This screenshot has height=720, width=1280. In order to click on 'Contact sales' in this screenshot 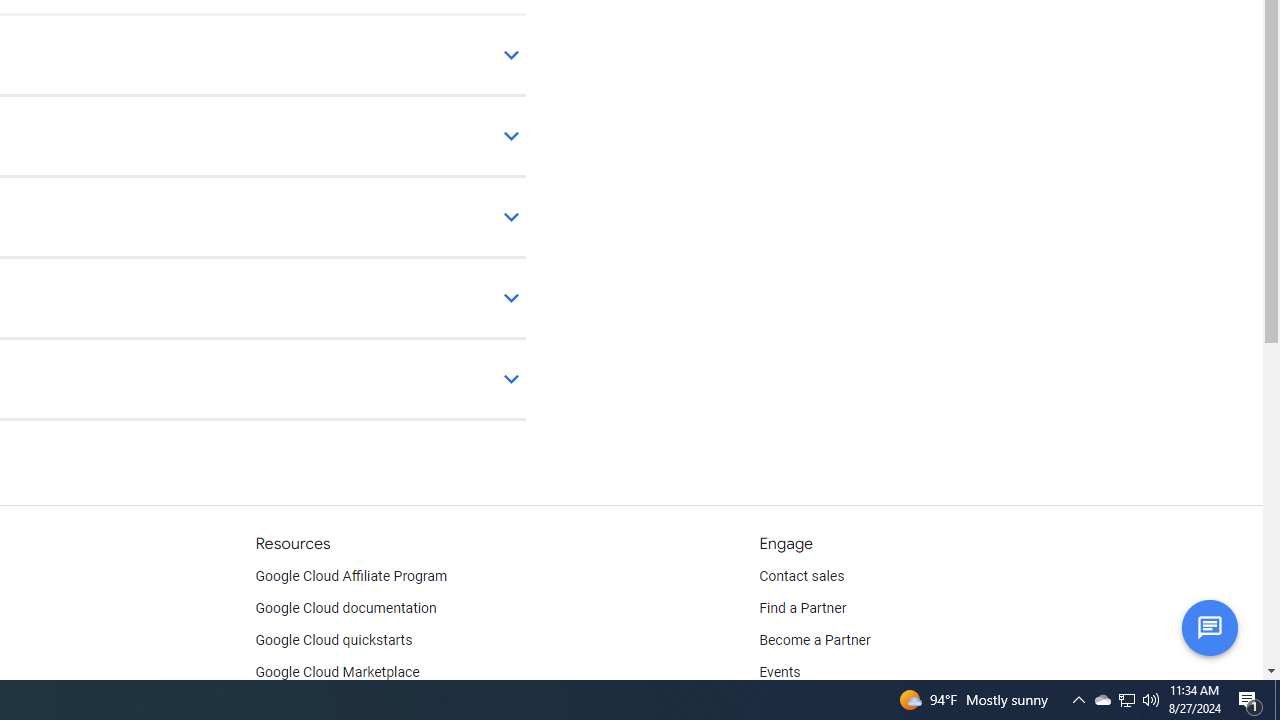, I will do `click(801, 577)`.